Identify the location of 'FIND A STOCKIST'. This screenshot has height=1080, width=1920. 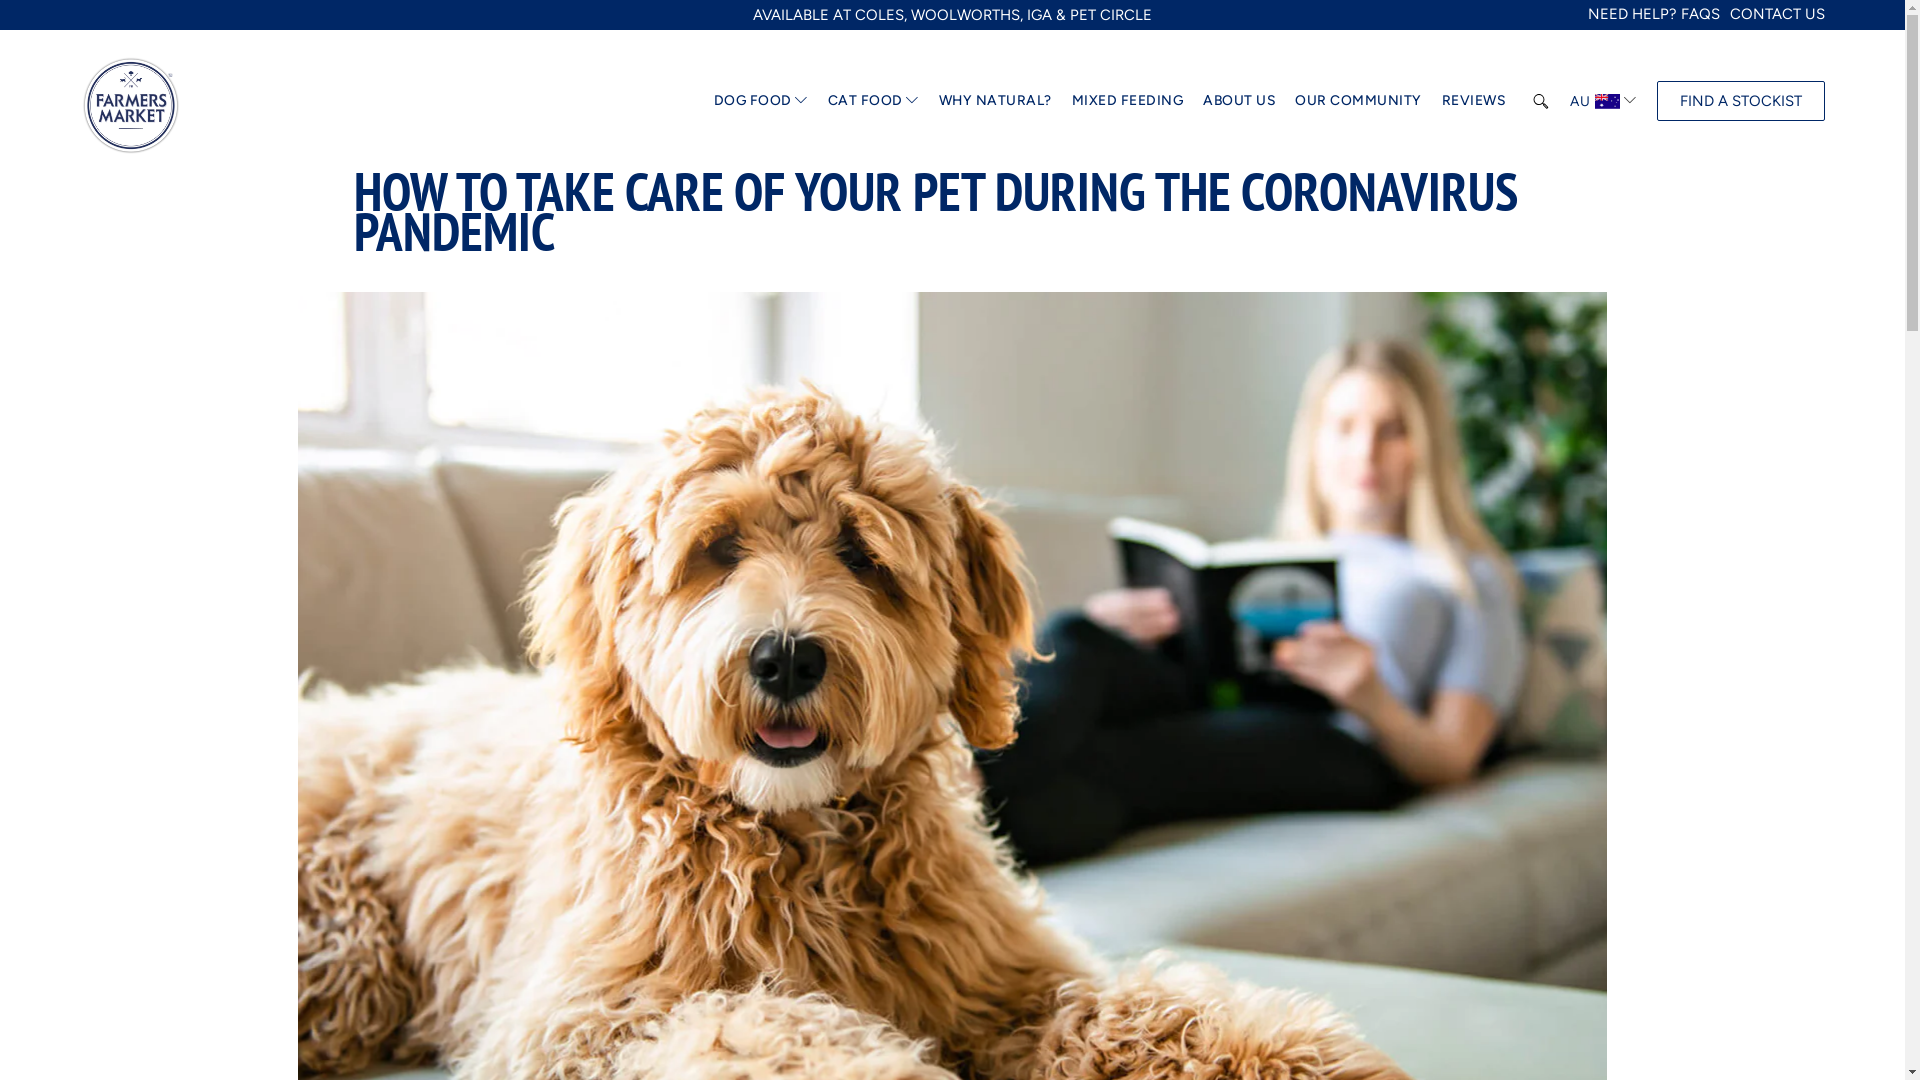
(1656, 100).